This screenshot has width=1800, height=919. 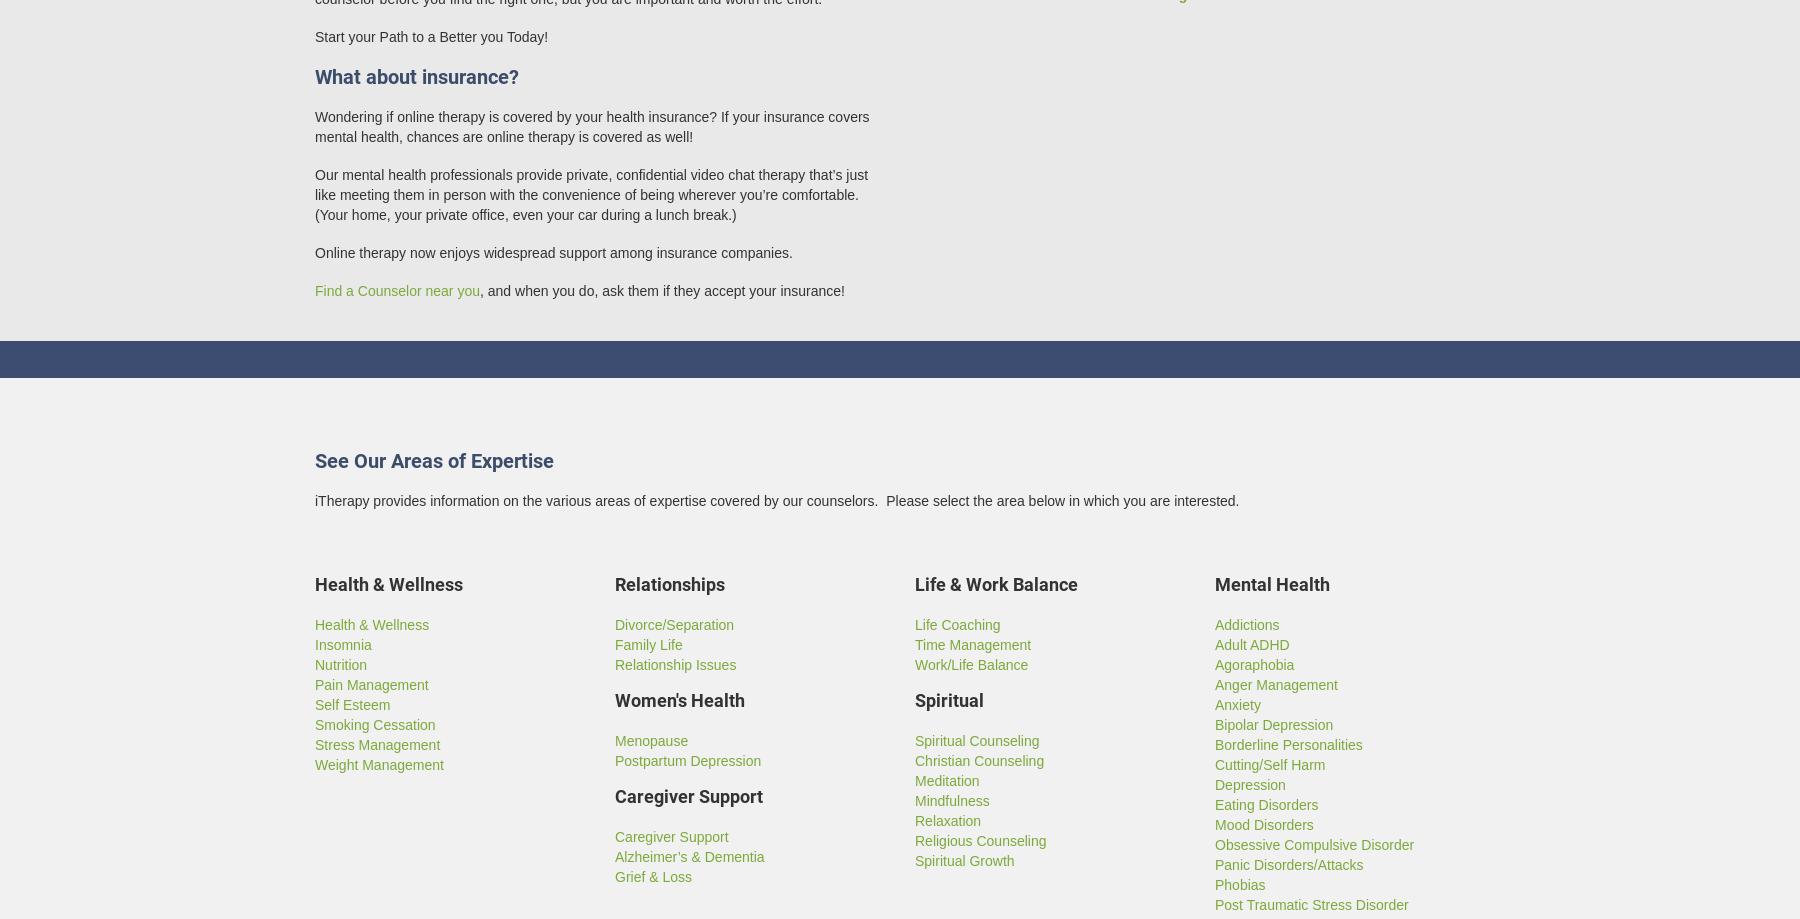 What do you see at coordinates (434, 460) in the screenshot?
I see `'See Our Areas of Expertise'` at bounding box center [434, 460].